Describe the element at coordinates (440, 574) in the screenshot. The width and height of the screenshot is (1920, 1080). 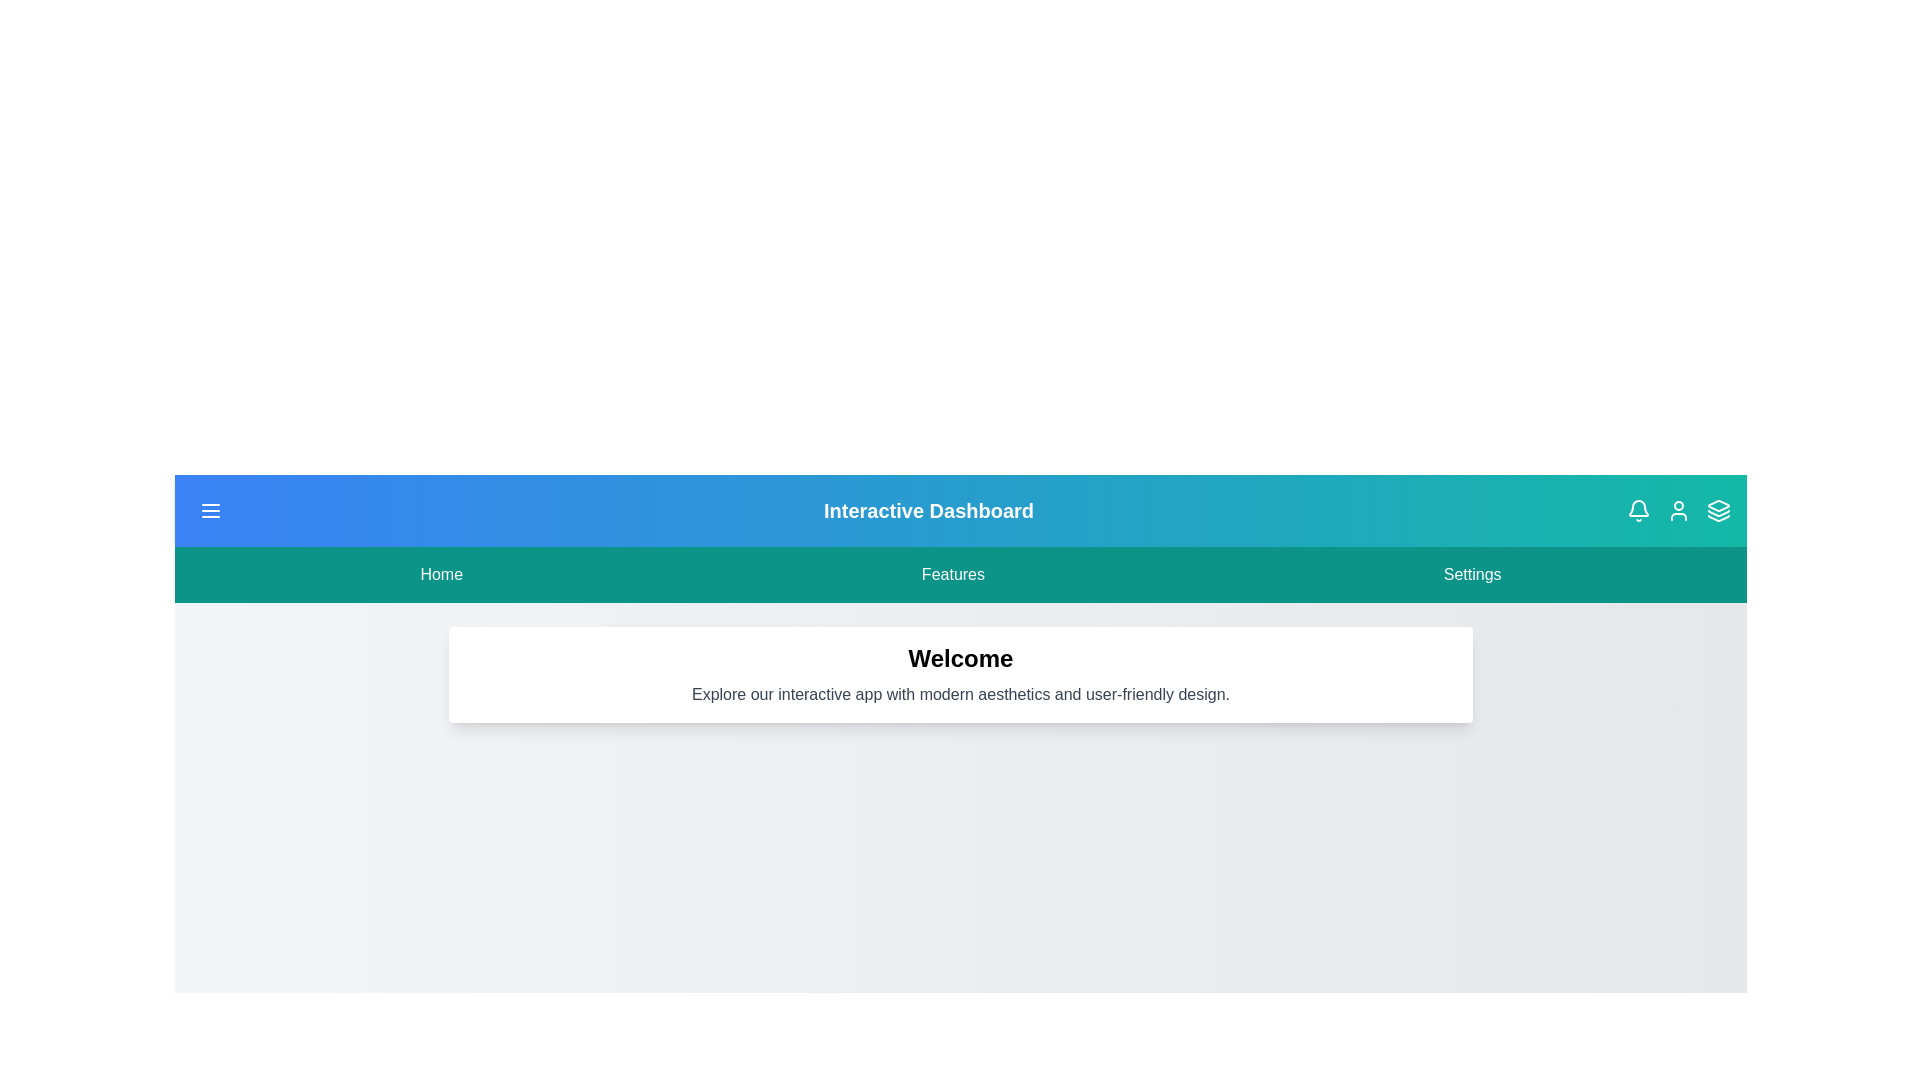
I see `the Home link in the navigation bar to navigate to the corresponding section` at that location.